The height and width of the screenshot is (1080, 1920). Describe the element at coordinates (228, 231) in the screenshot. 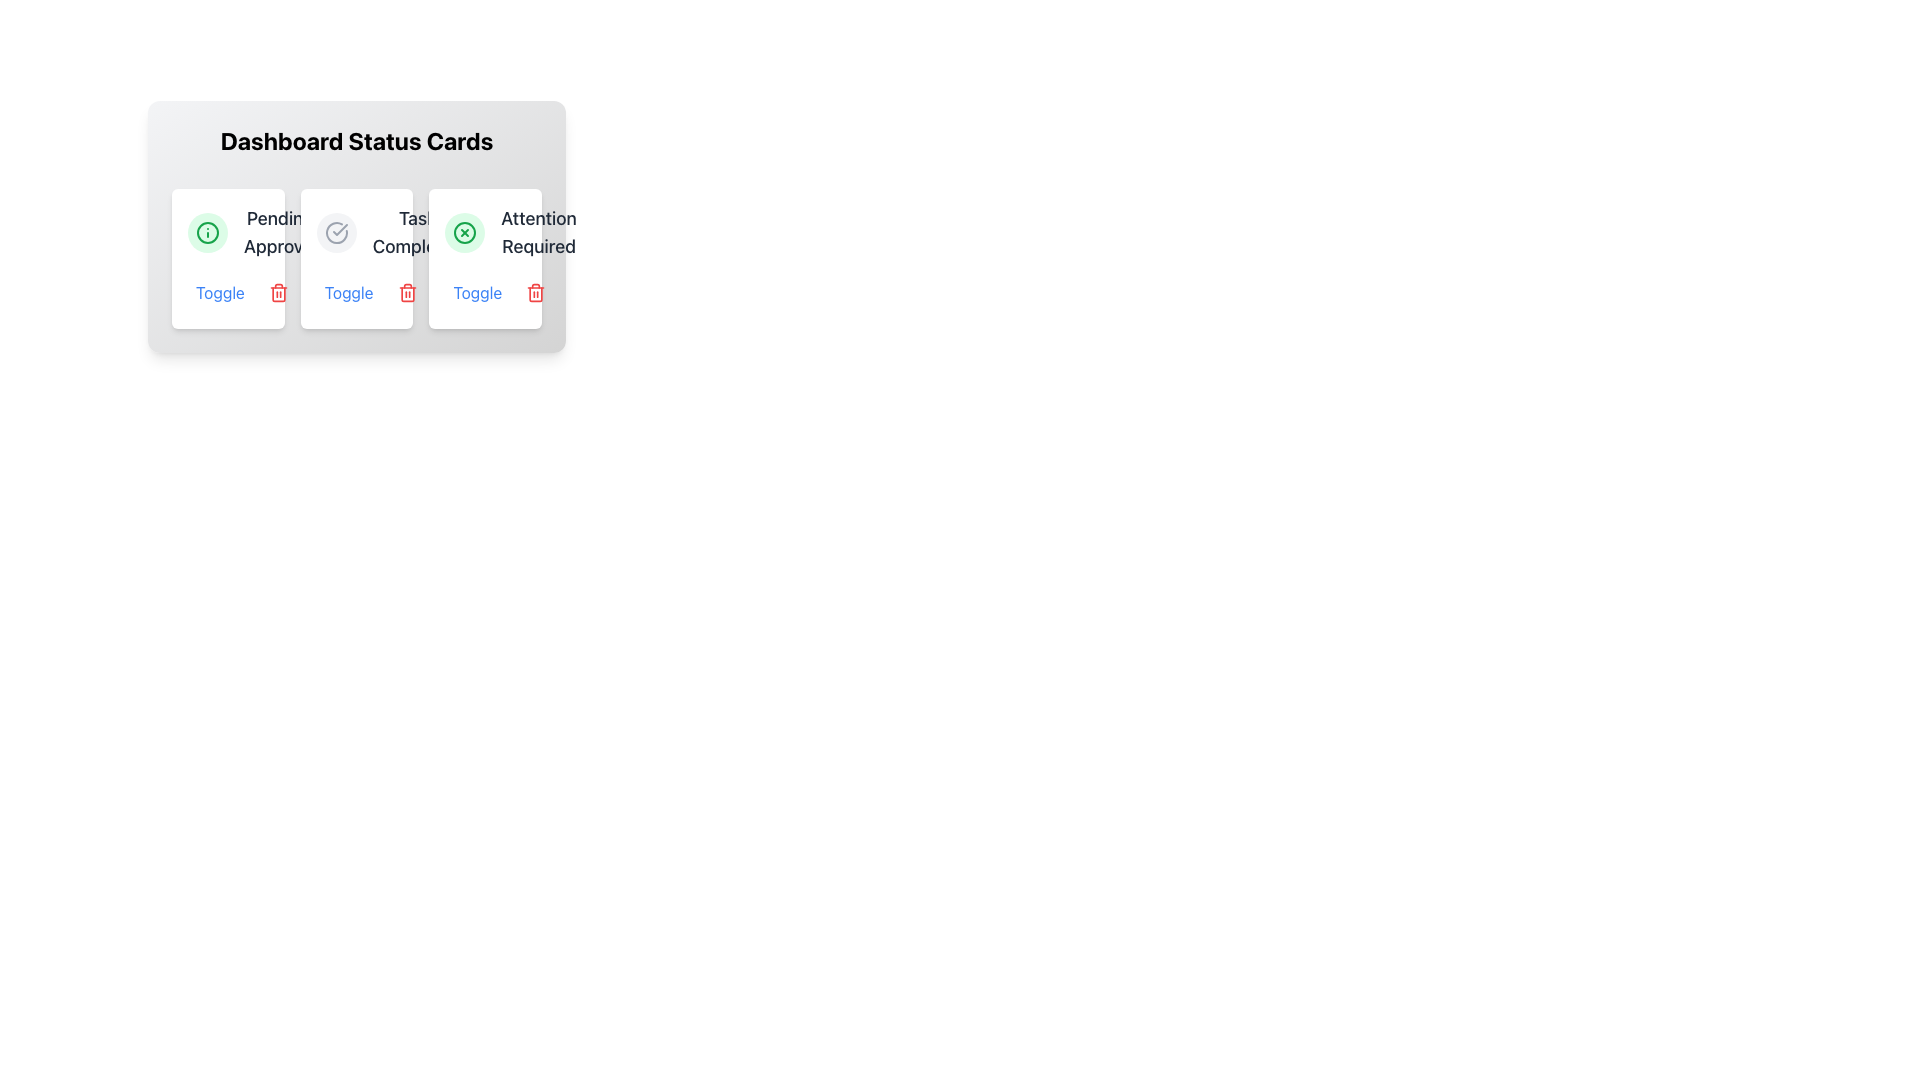

I see `the Status Card which contains a green circular icon with an 'i' symbol and the text 'Pending Approval' in bold, located in the top left corner of the card set` at that location.